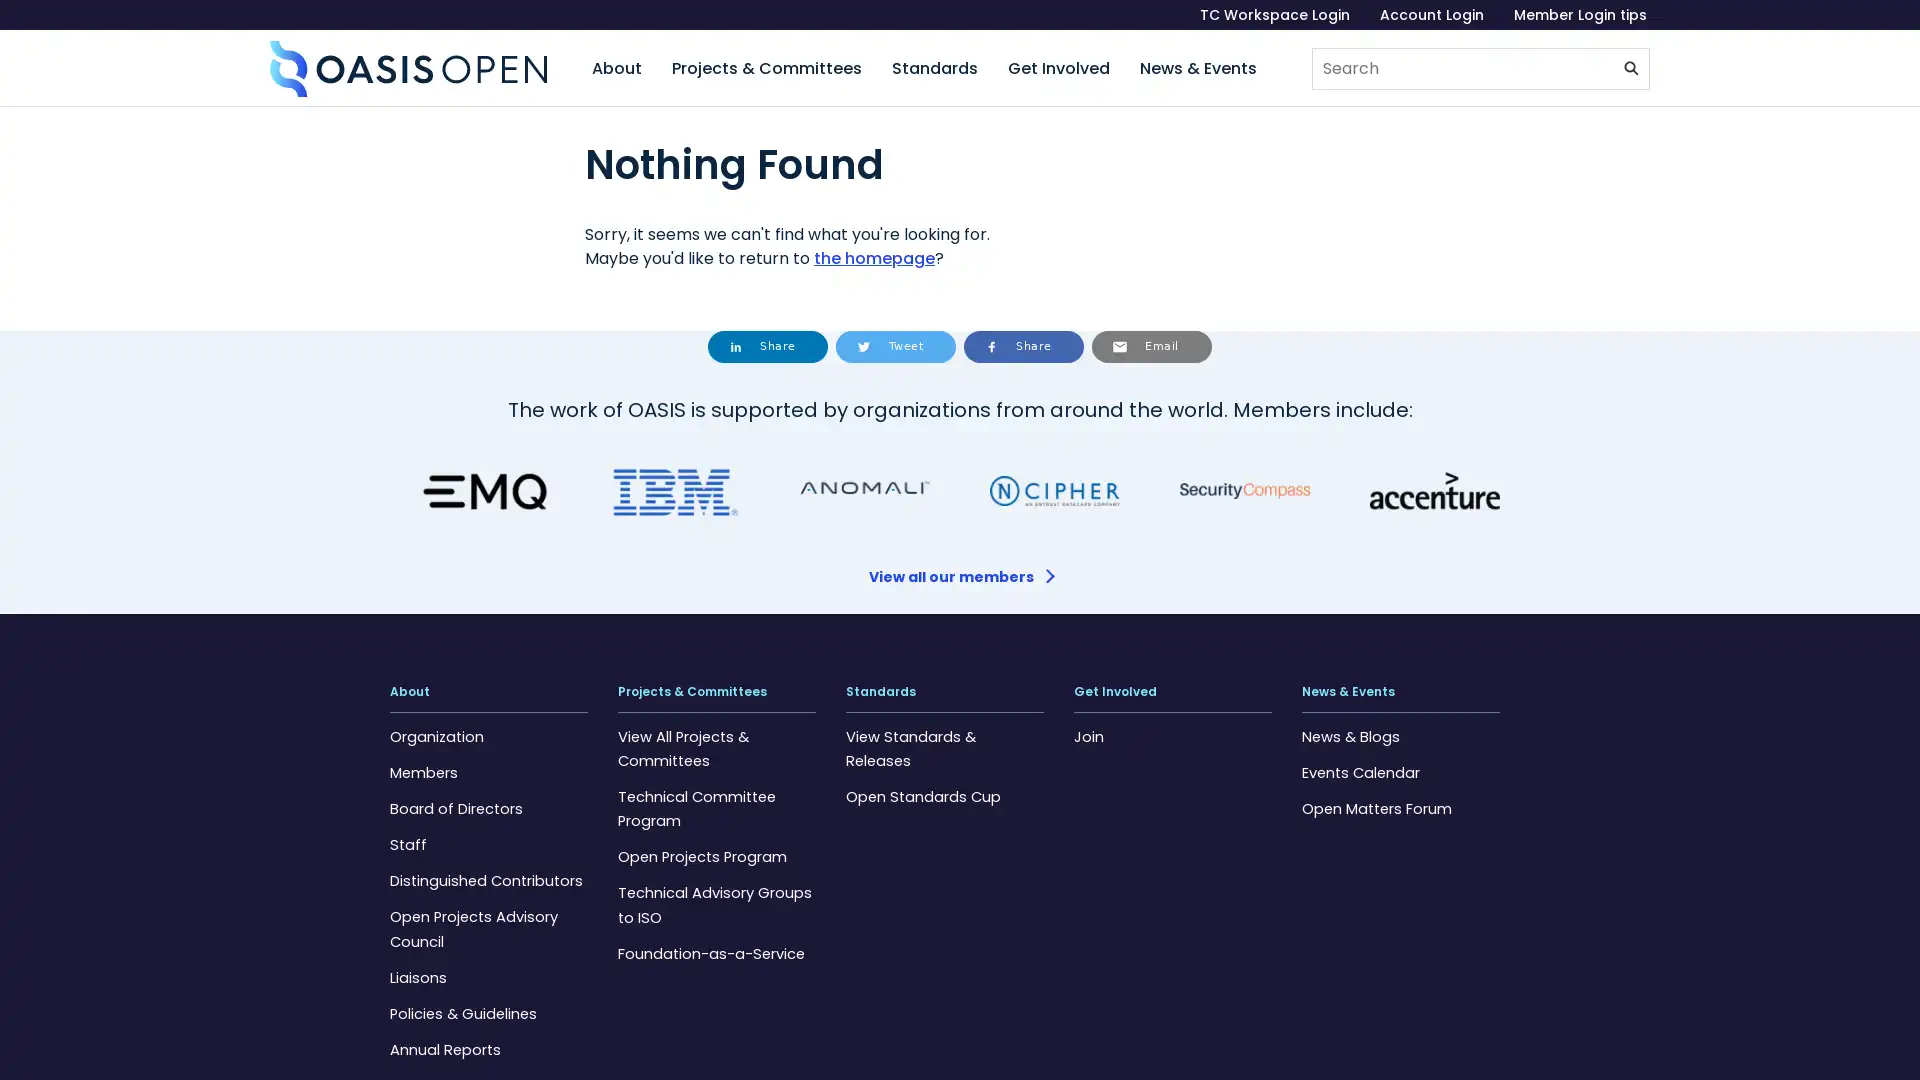  What do you see at coordinates (1632, 68) in the screenshot?
I see `Submit search` at bounding box center [1632, 68].